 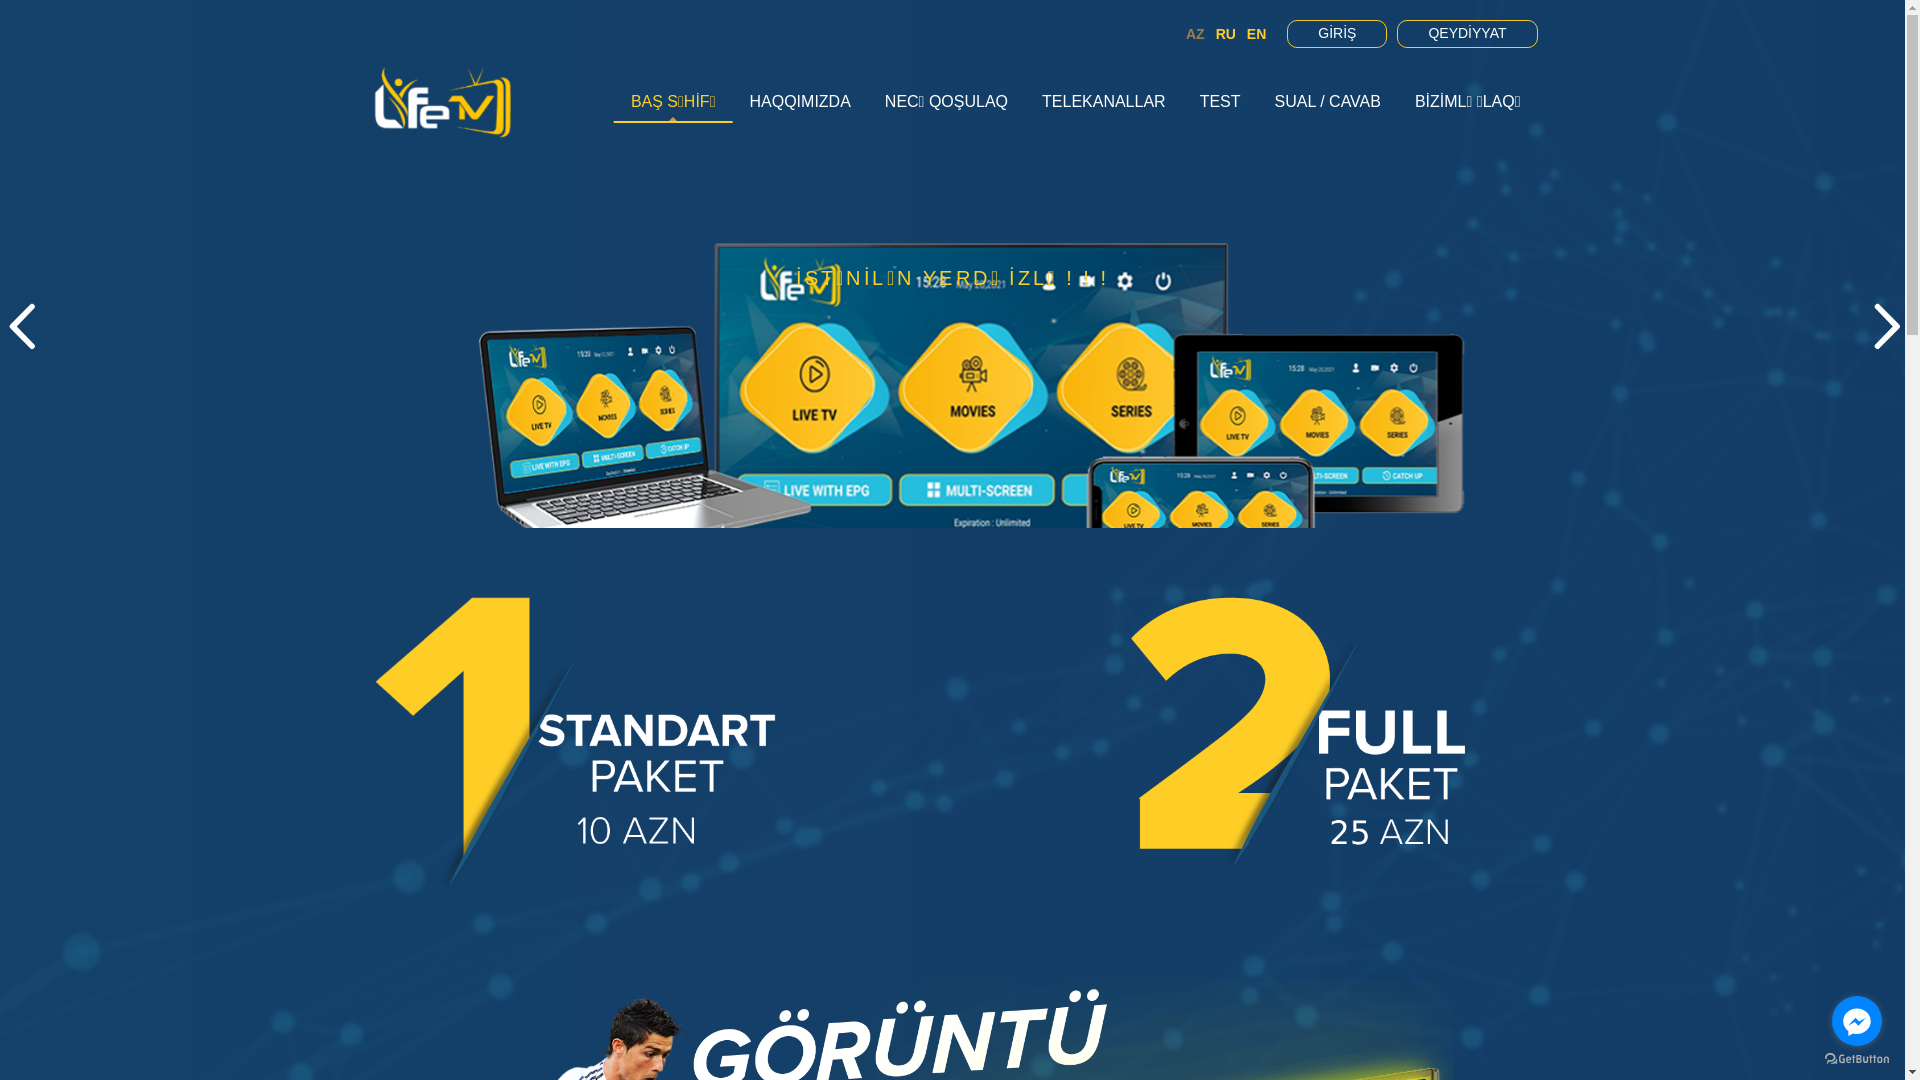 I want to click on 'SUAL / CAVAB', so click(x=1328, y=101).